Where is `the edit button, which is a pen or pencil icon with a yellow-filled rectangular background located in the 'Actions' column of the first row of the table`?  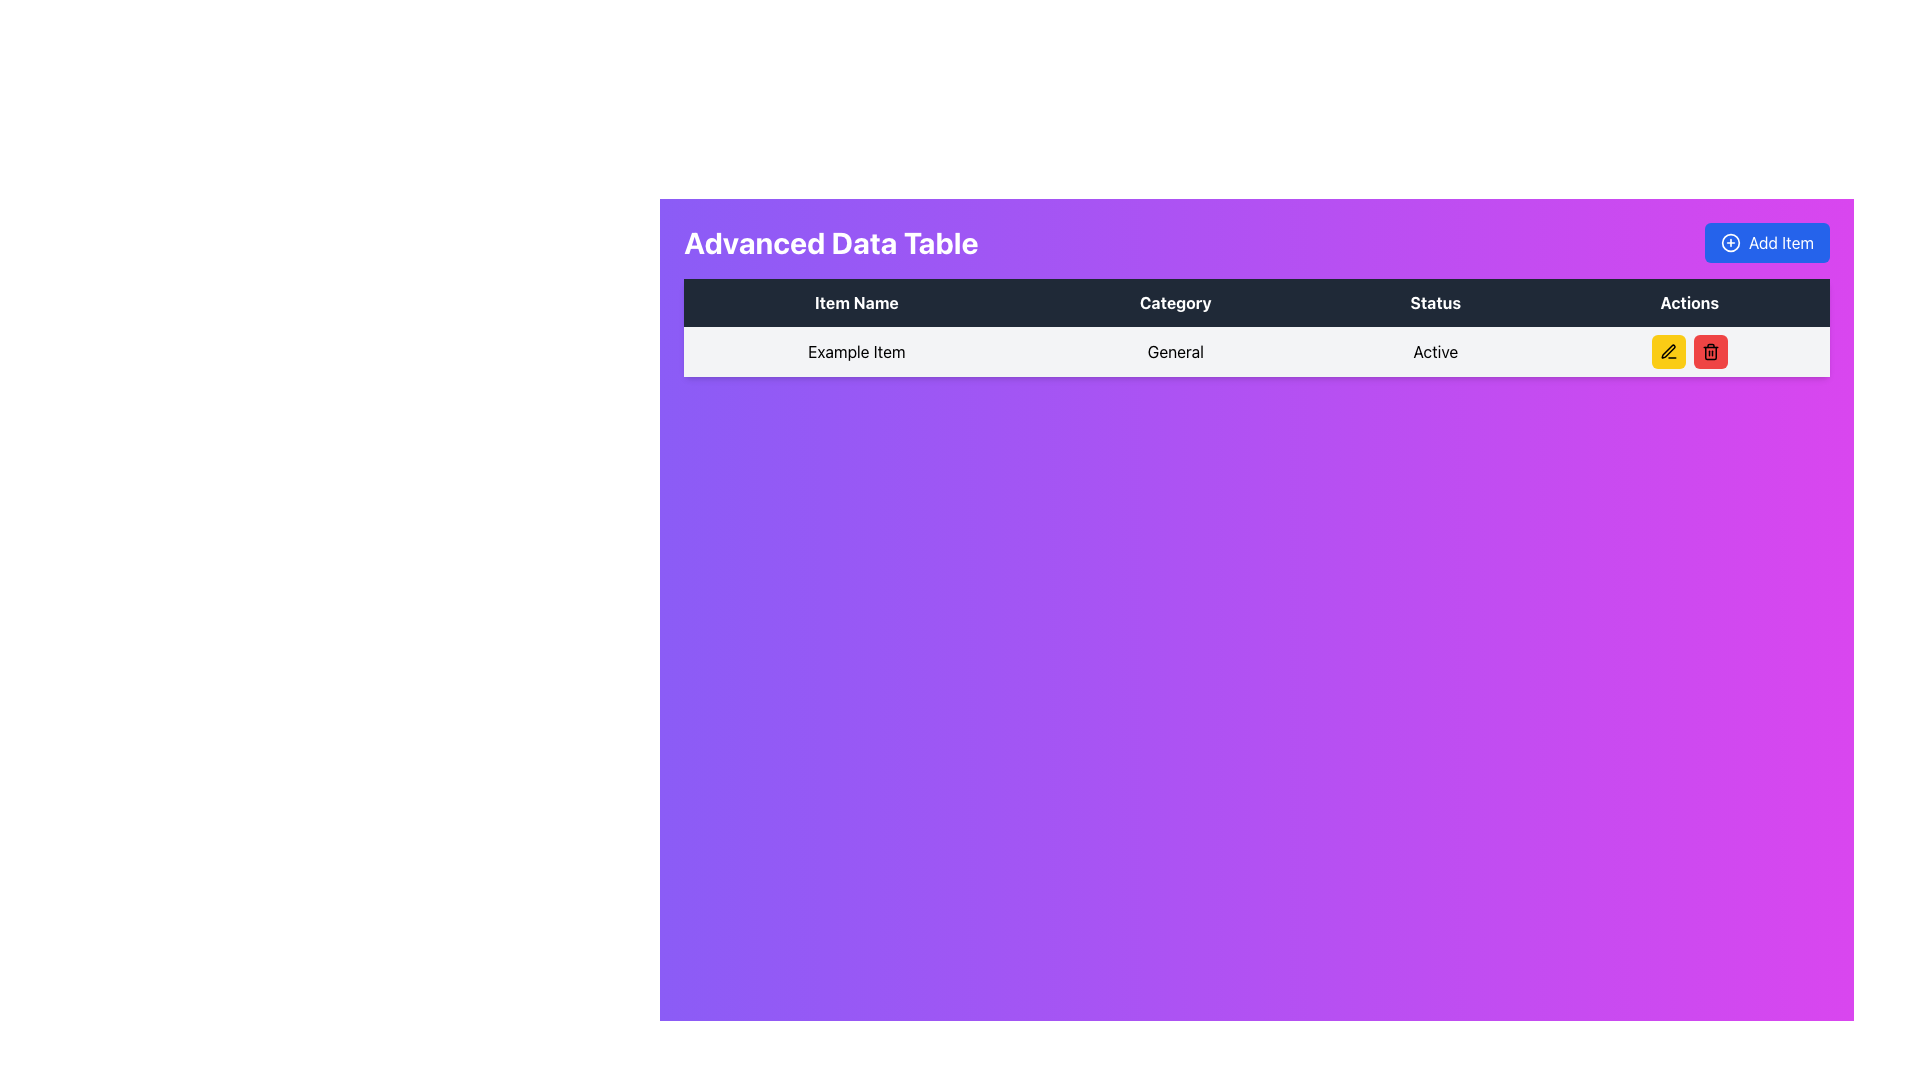
the edit button, which is a pen or pencil icon with a yellow-filled rectangular background located in the 'Actions' column of the first row of the table is located at coordinates (1668, 350).